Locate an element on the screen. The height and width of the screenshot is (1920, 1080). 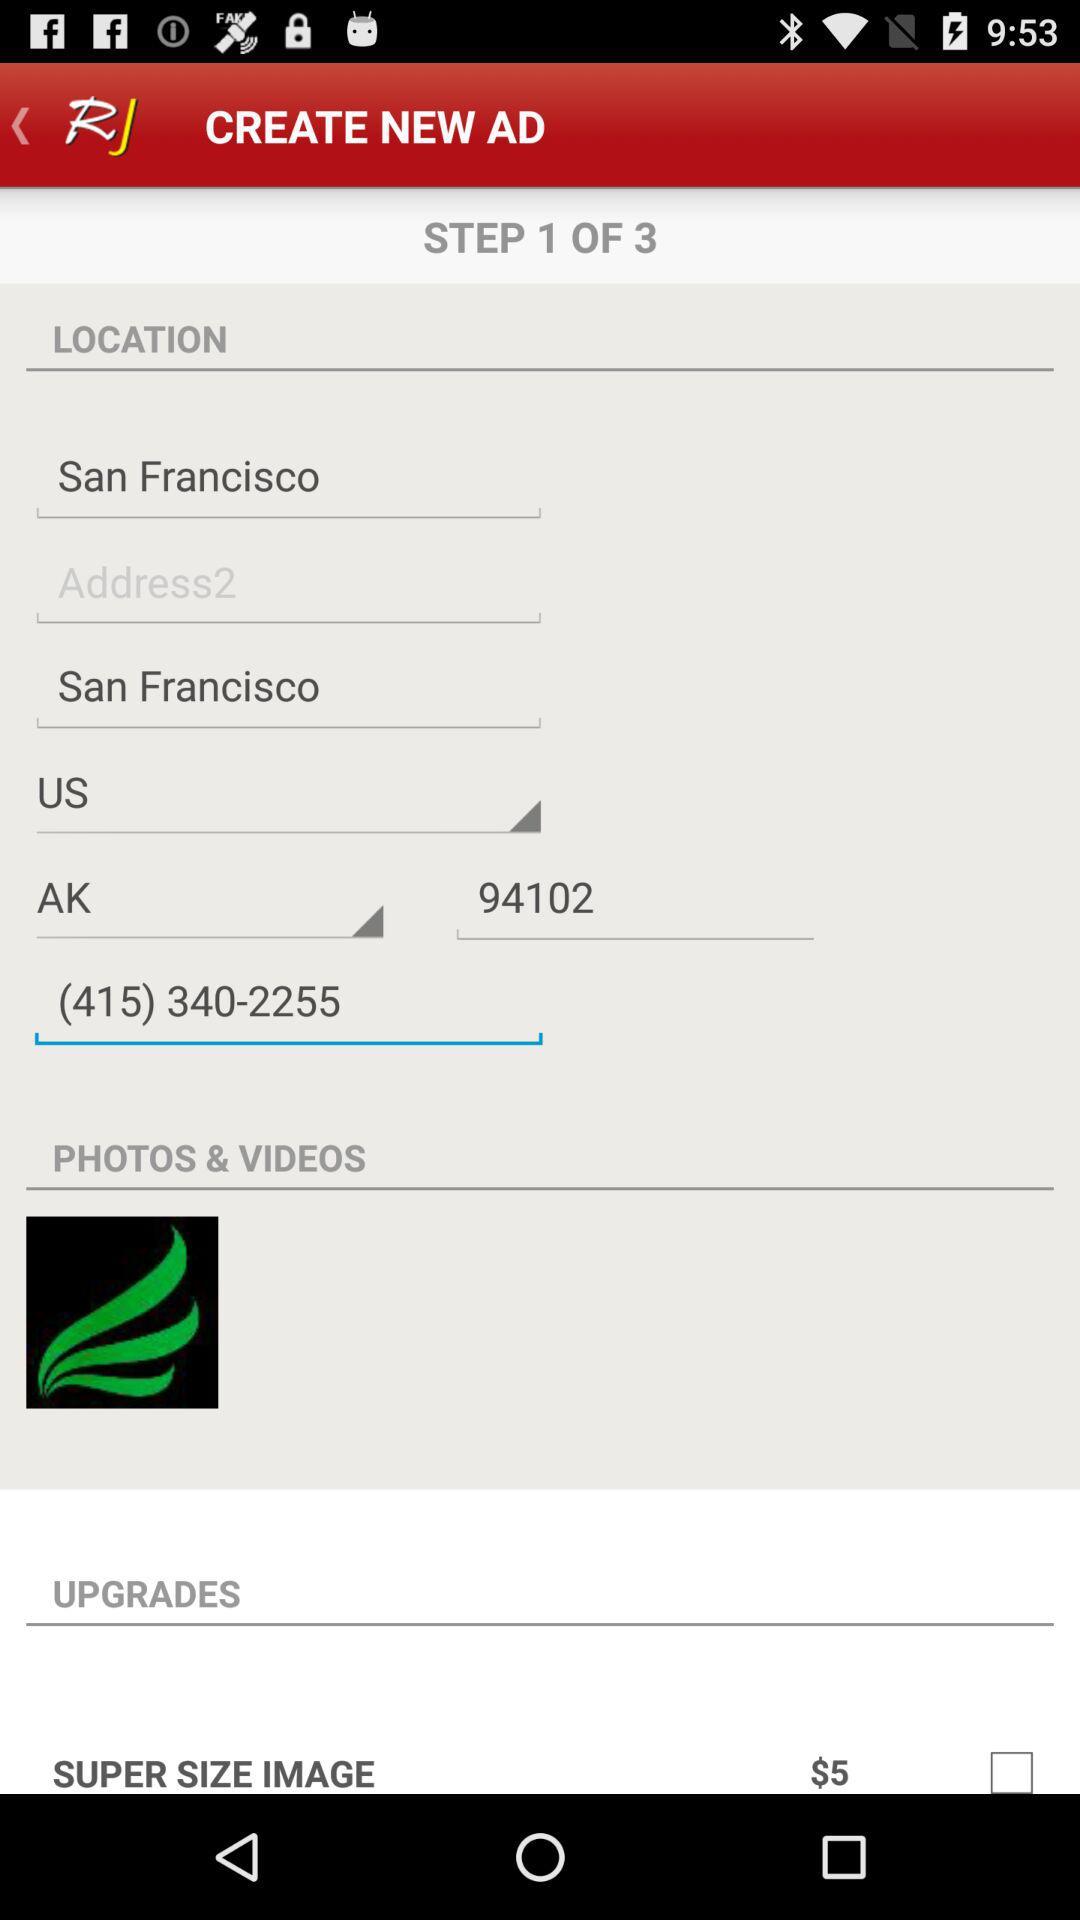
address bar line 2 is located at coordinates (288, 580).